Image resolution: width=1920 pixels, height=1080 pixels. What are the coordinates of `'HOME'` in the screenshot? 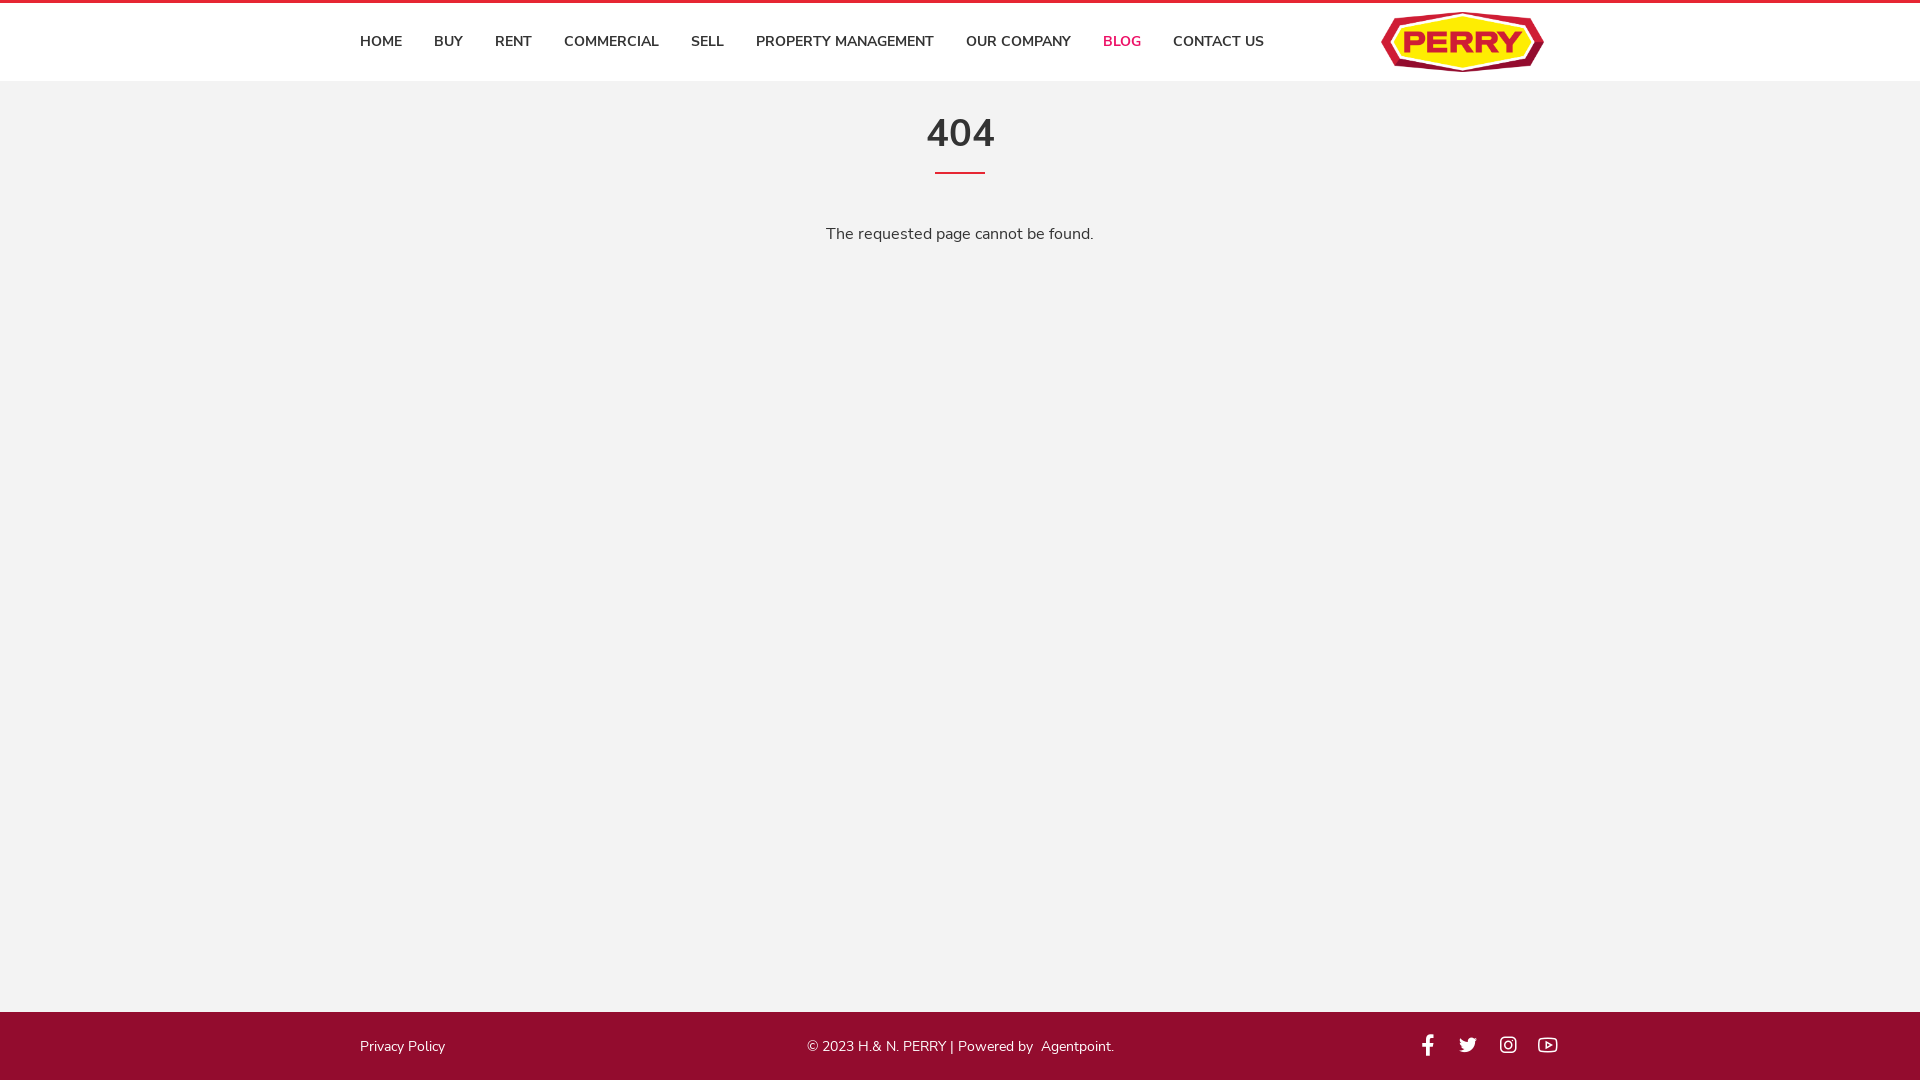 It's located at (380, 42).